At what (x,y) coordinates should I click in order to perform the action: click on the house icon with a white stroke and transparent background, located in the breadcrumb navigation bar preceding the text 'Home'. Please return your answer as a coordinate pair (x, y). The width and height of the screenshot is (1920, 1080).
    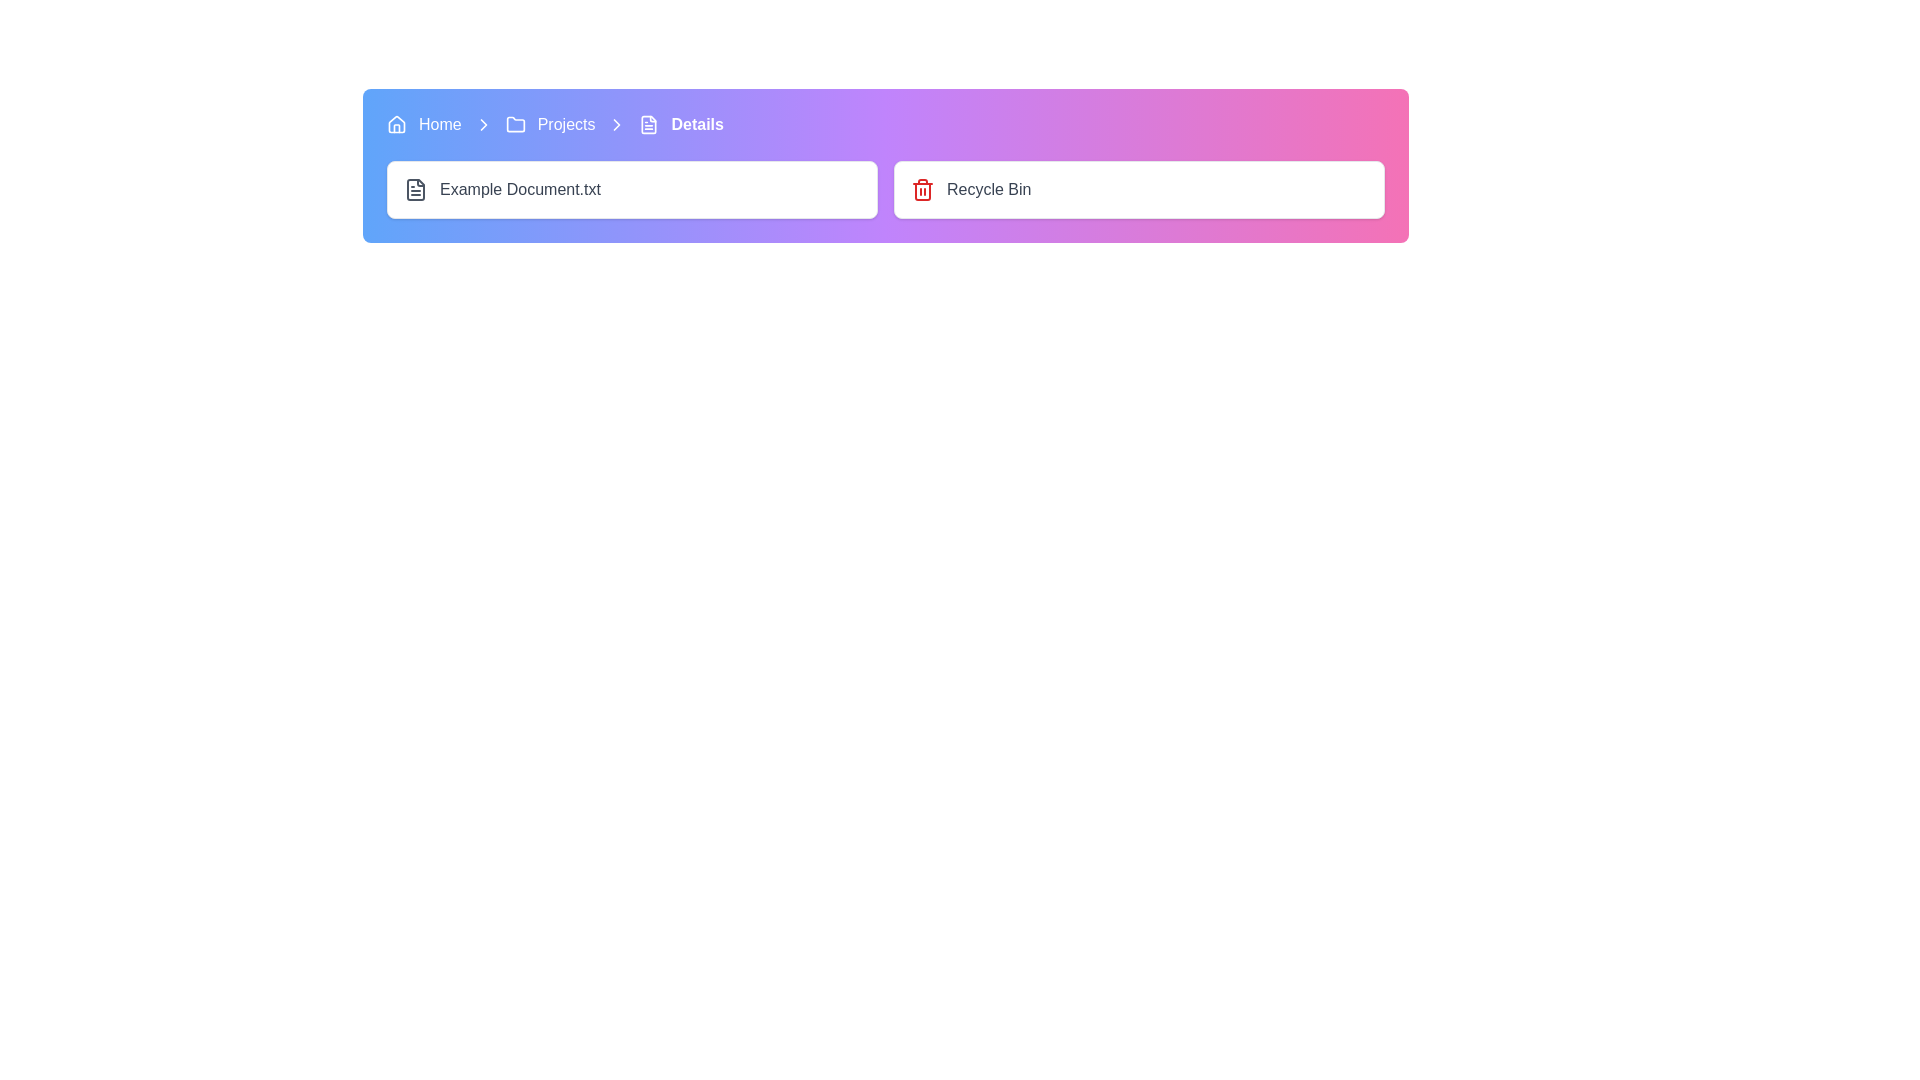
    Looking at the image, I should click on (397, 124).